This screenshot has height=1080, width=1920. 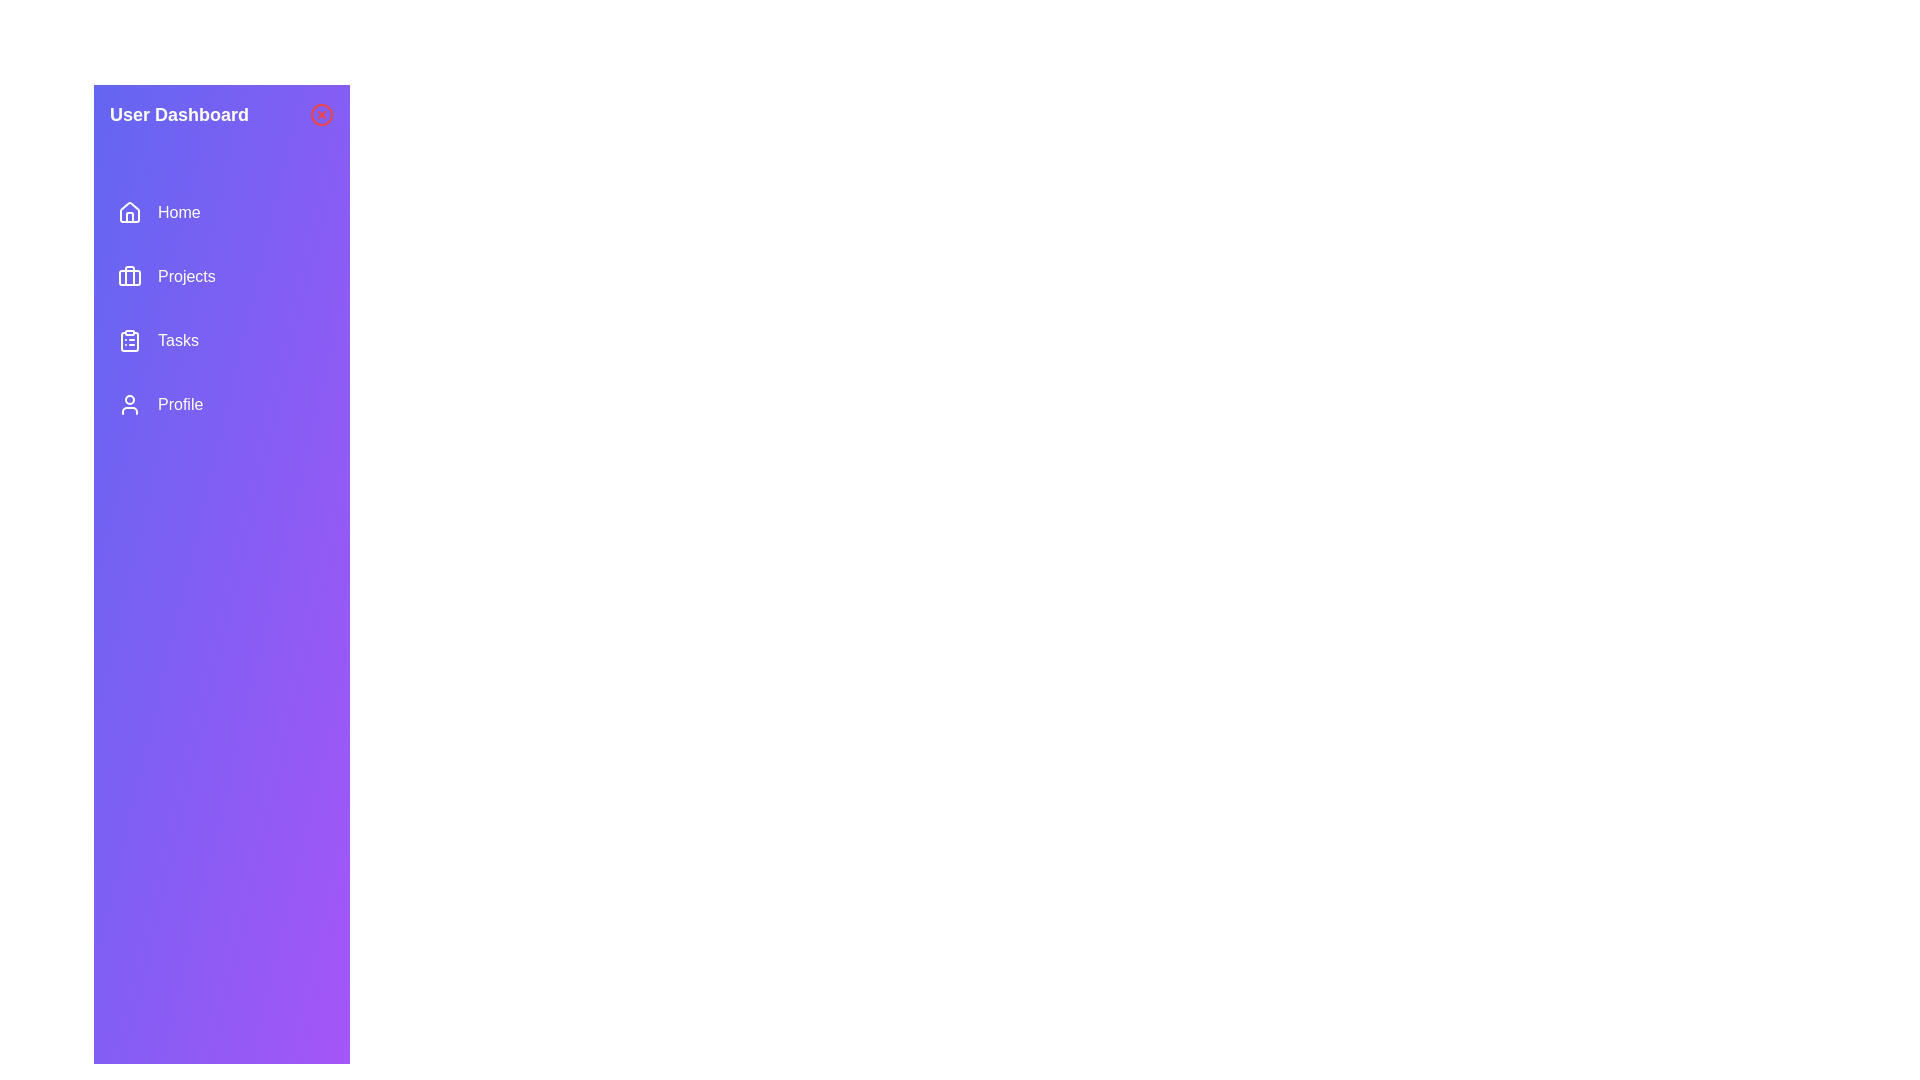 I want to click on the 'Tasks' icon located in the vertical sidebar on the left-hand side of the interface, so click(x=128, y=341).